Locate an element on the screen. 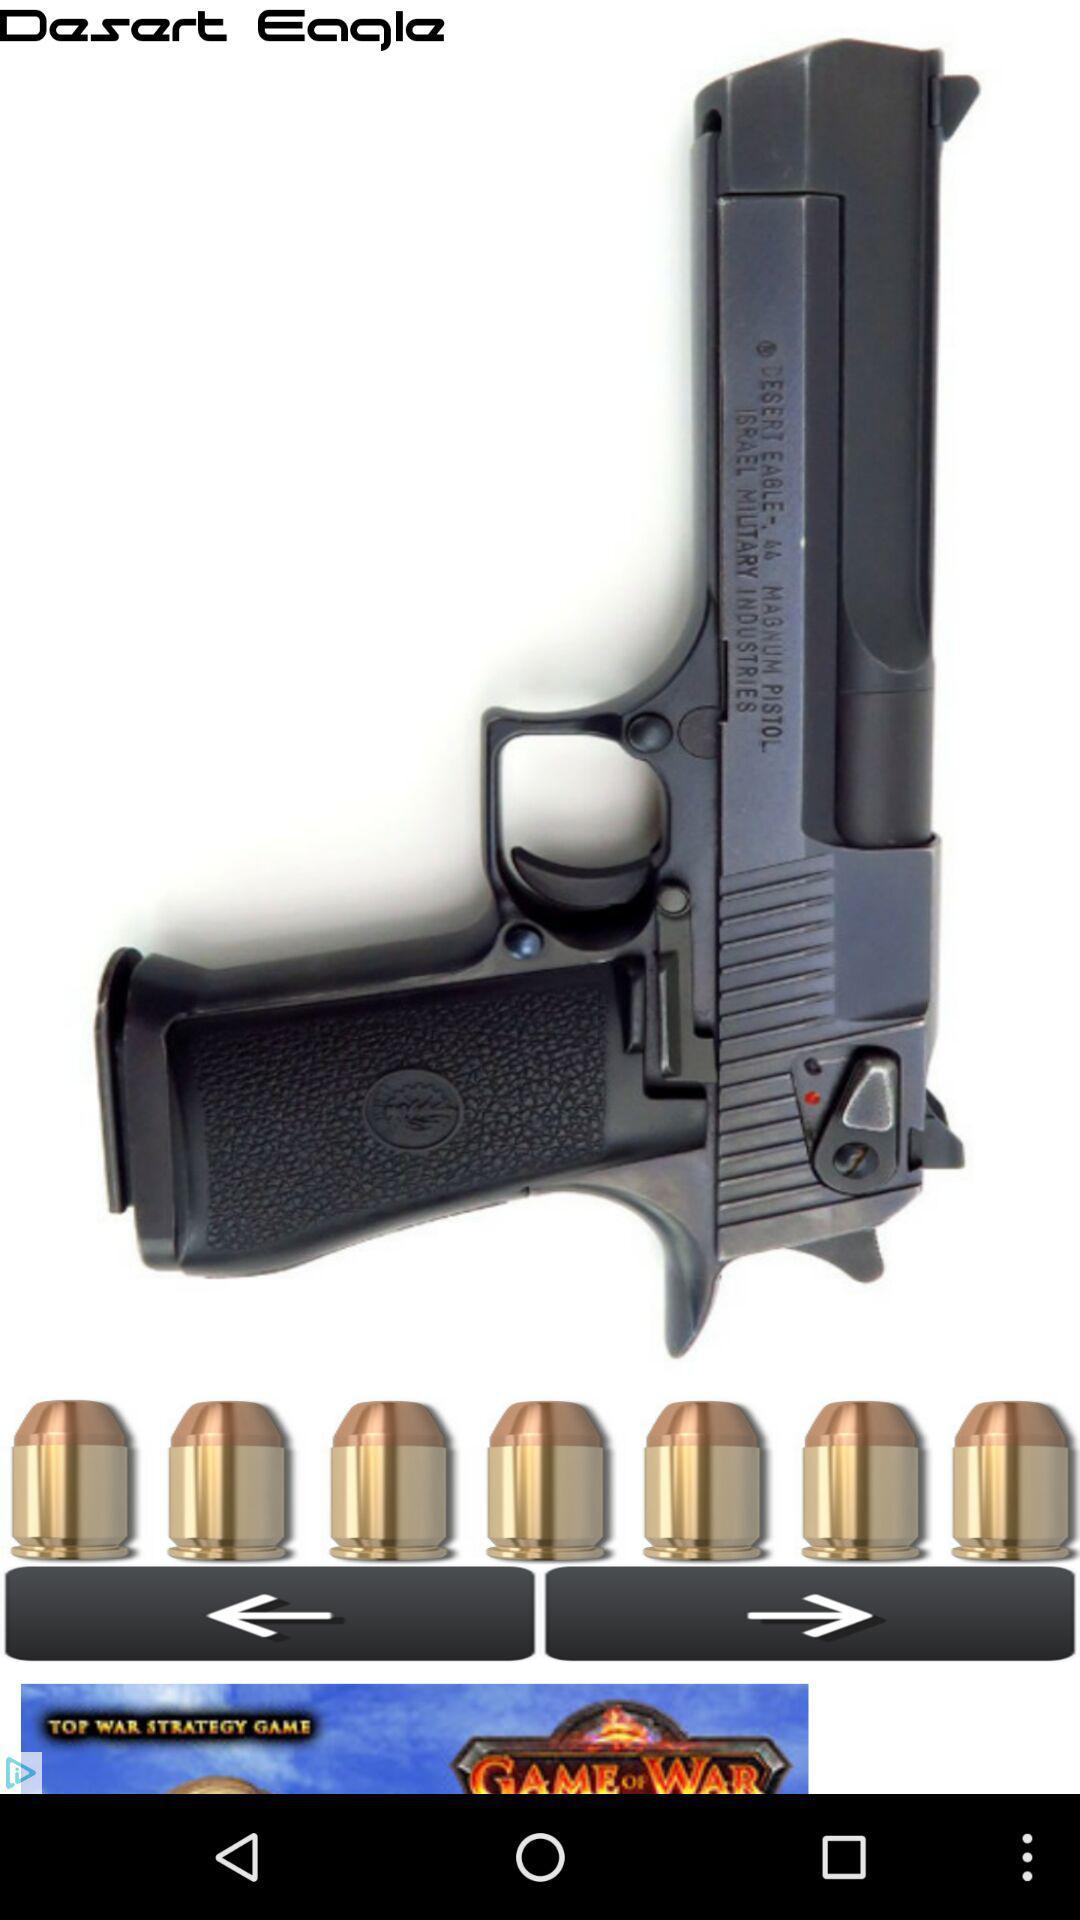  next is located at coordinates (810, 1613).